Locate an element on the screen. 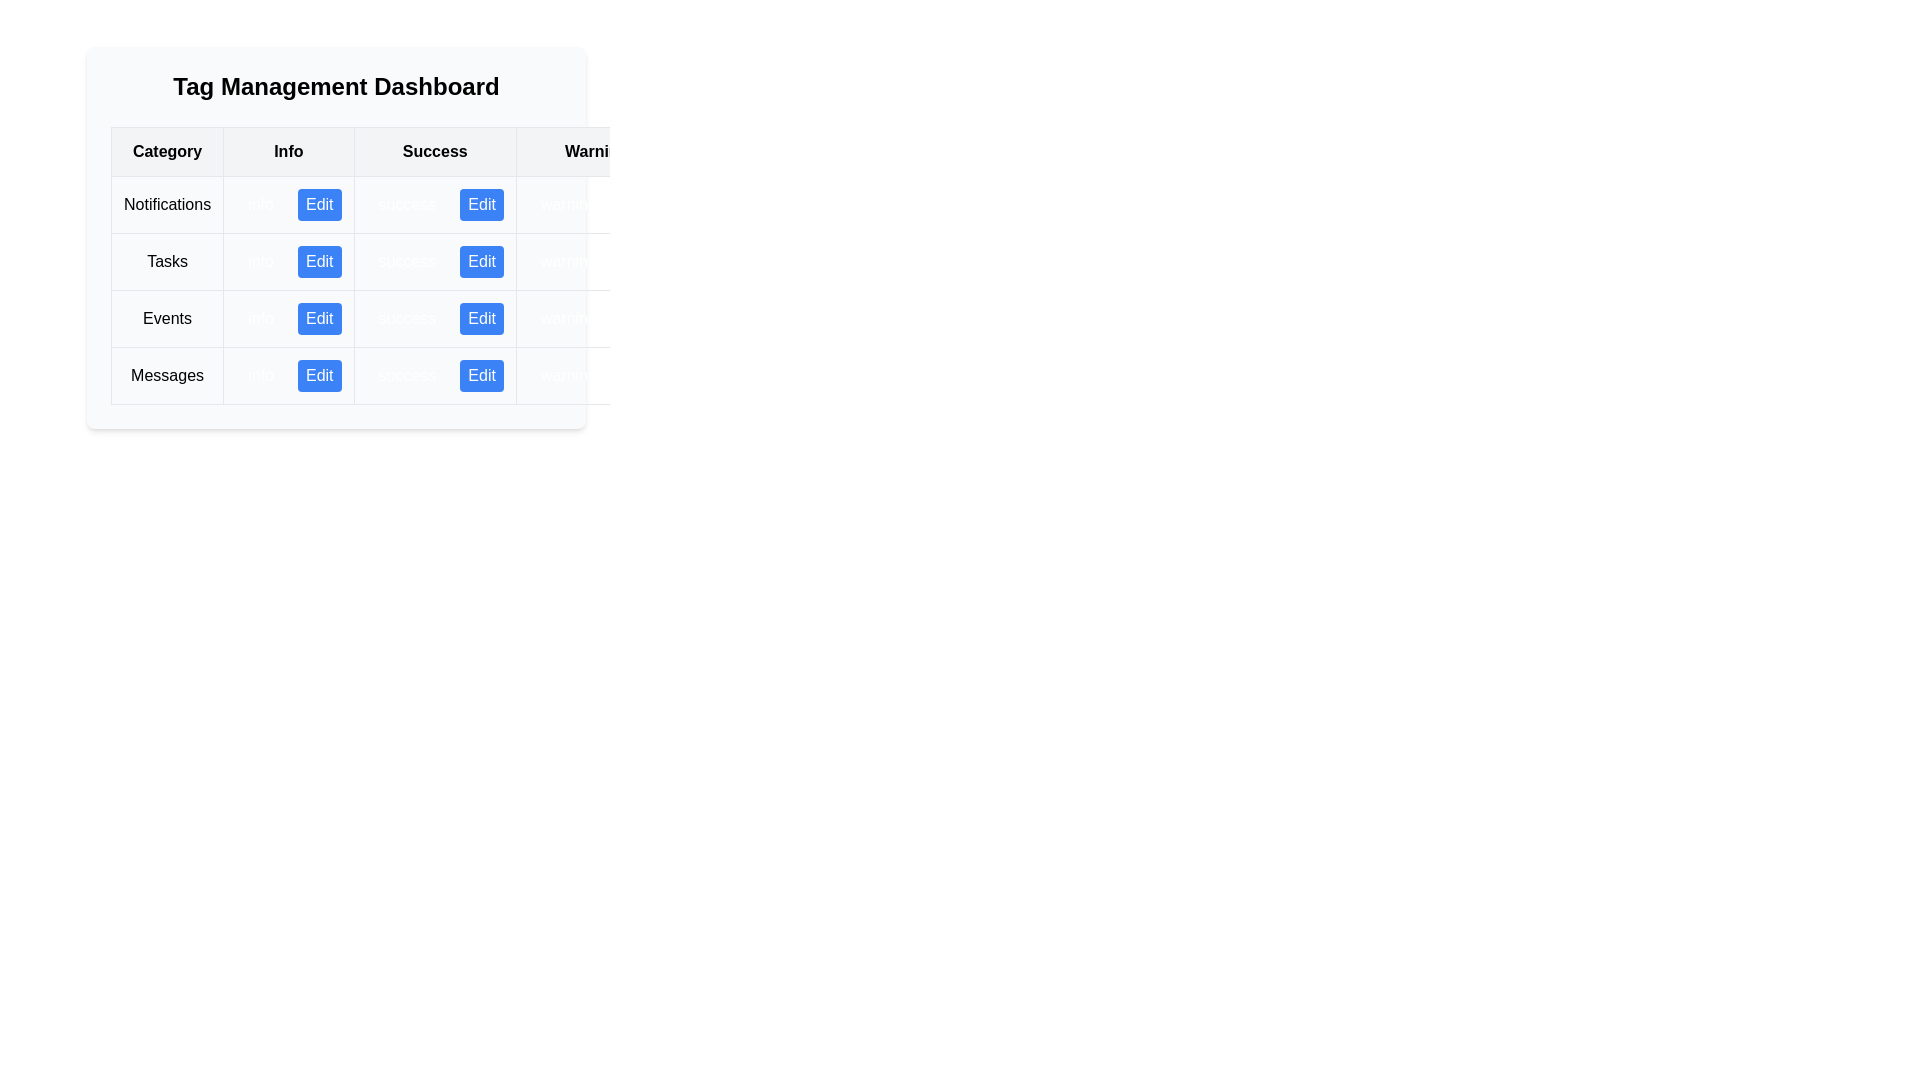 The image size is (1920, 1080). the 'Edit' button, which has a vibrant blue background and is located in the 'success' column of the 'Tasks' row, to change its background color is located at coordinates (482, 261).